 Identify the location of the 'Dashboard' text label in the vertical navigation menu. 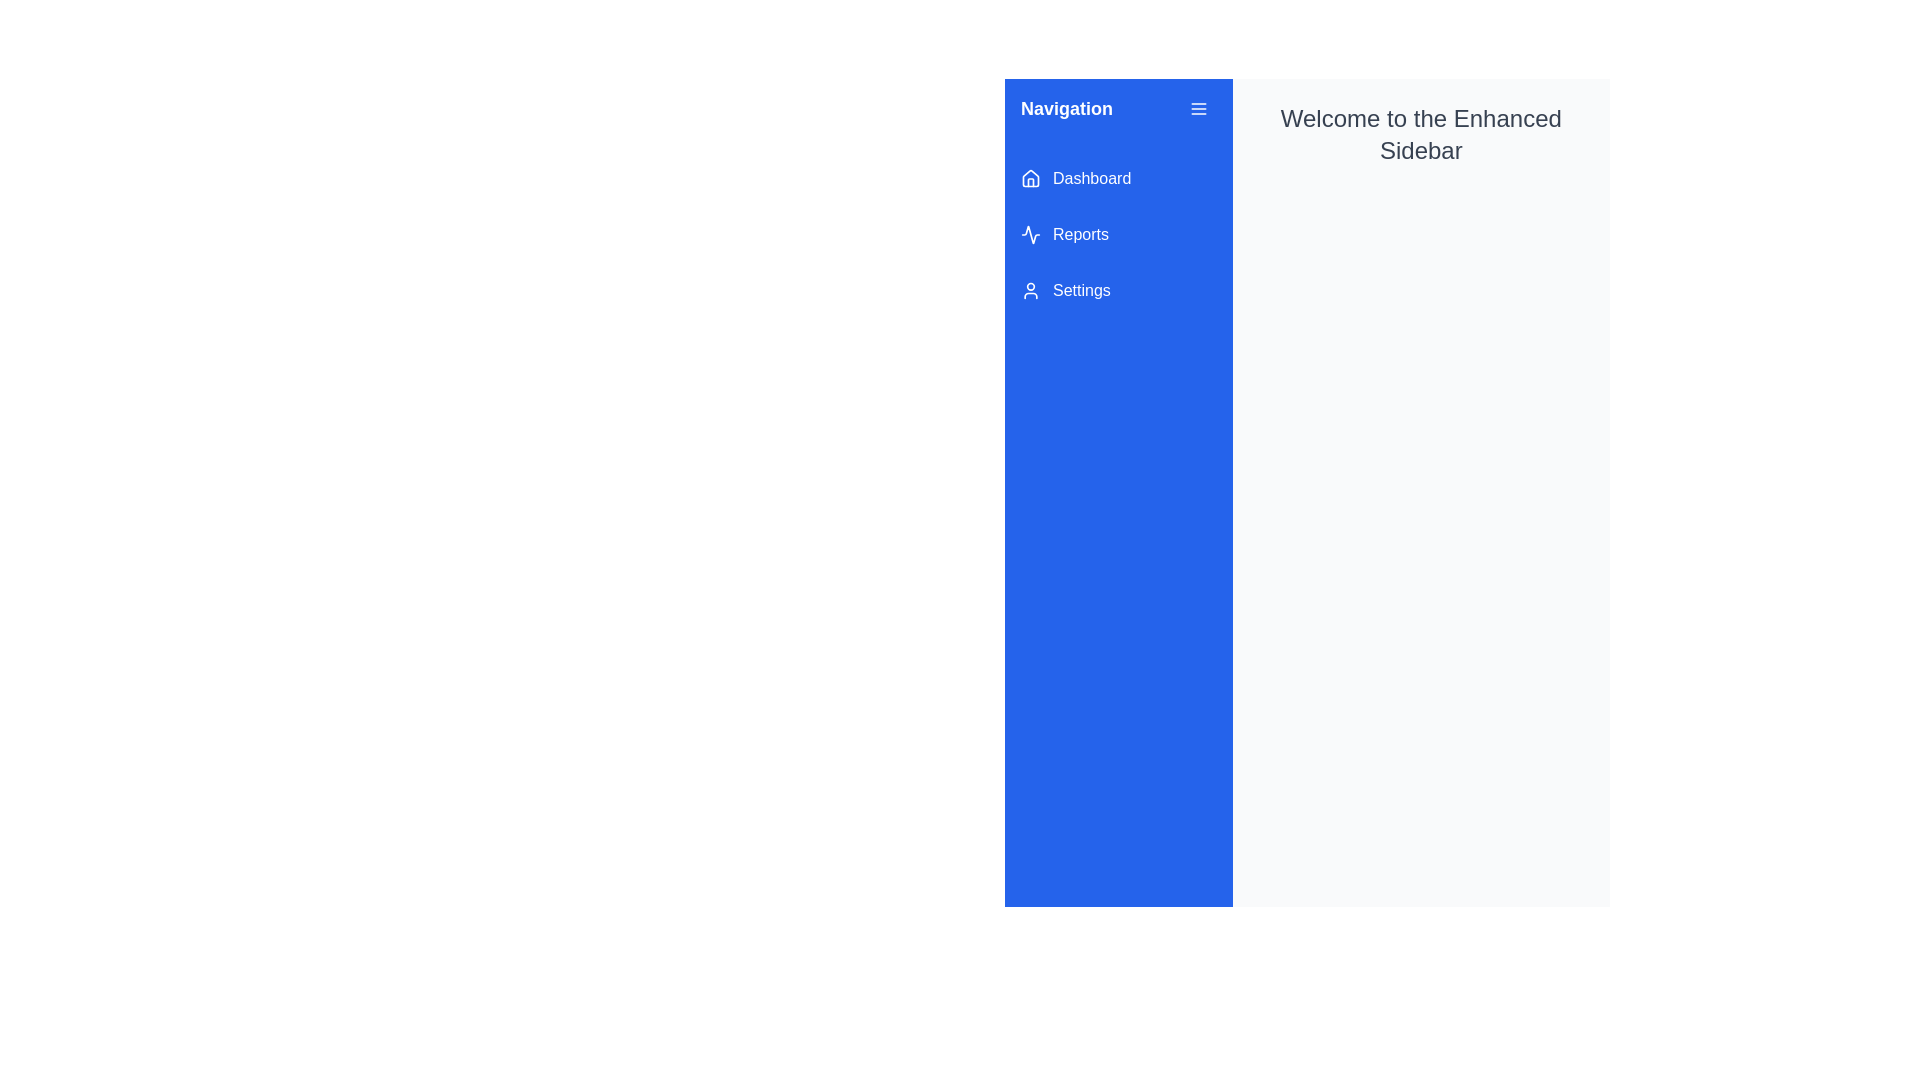
(1091, 177).